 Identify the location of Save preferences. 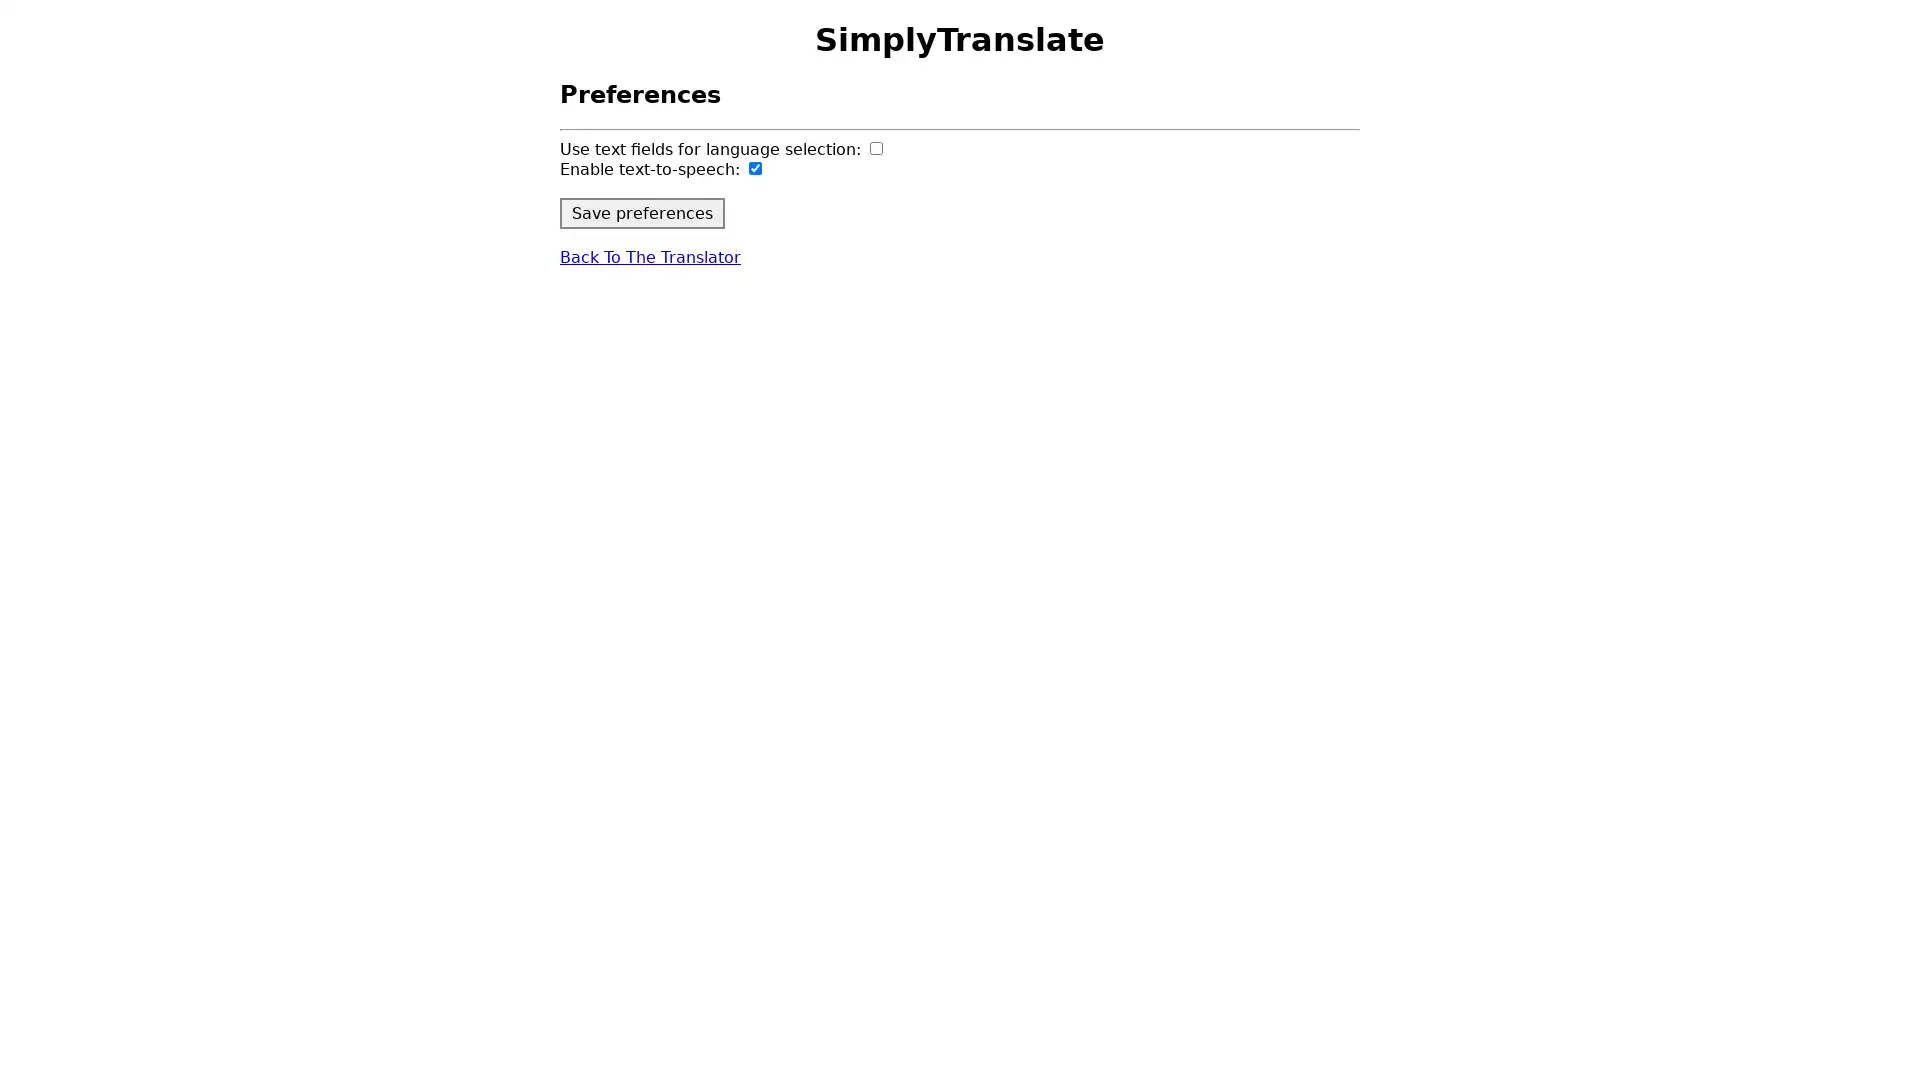
(642, 212).